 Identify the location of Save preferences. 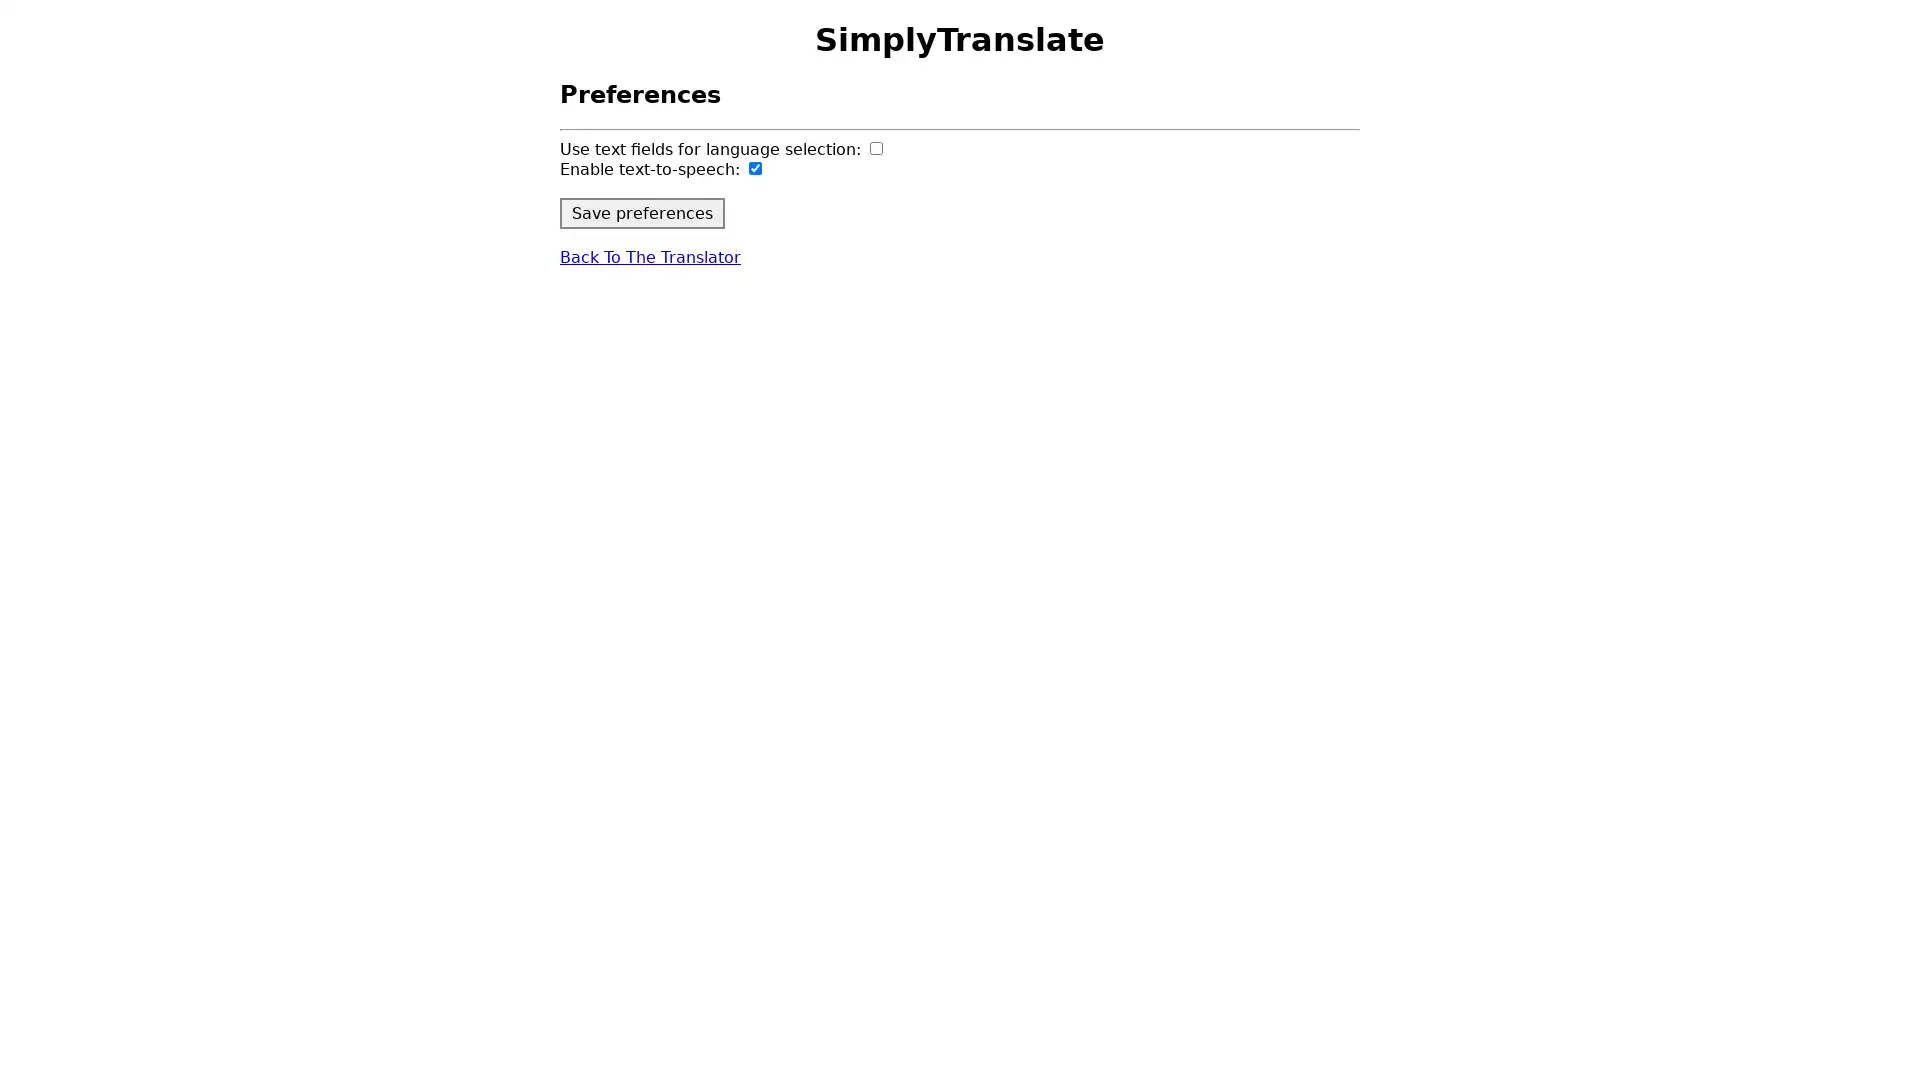
(642, 212).